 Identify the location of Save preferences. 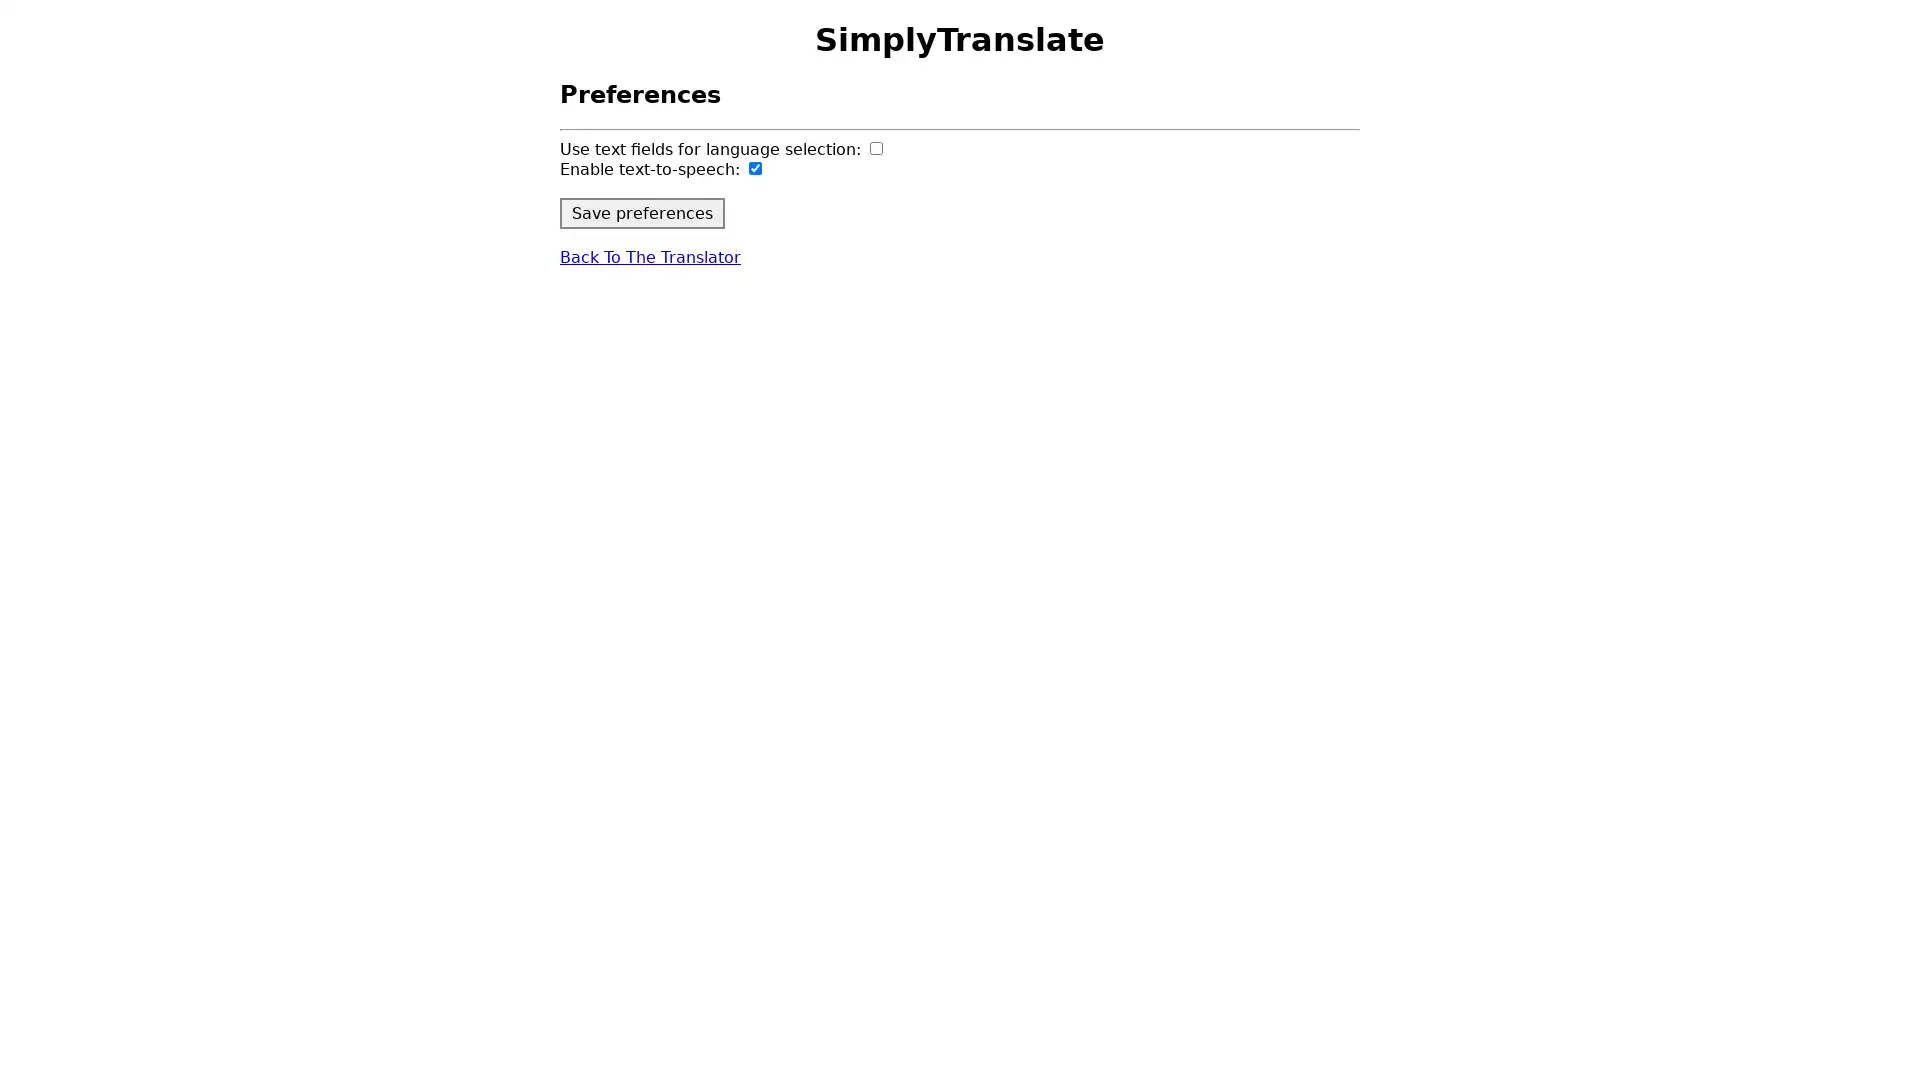
(642, 212).